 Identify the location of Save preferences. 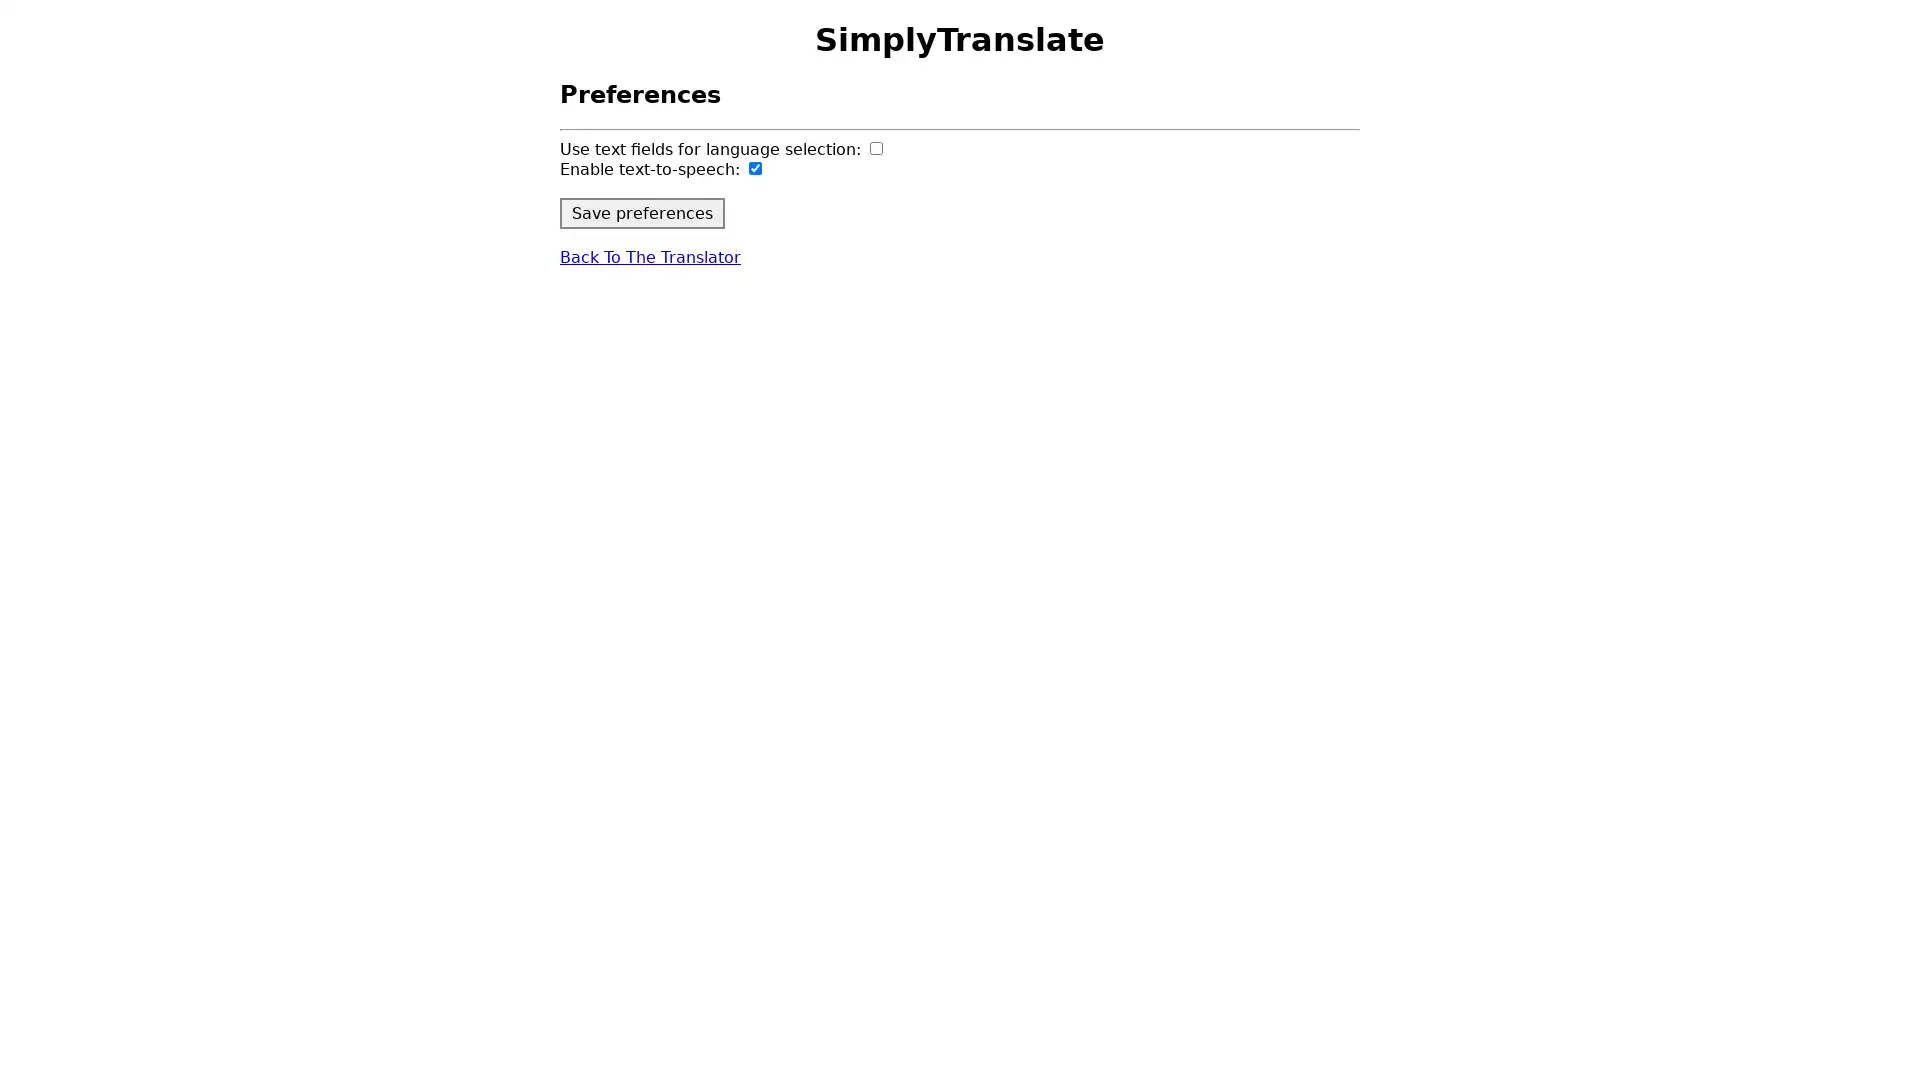
(642, 212).